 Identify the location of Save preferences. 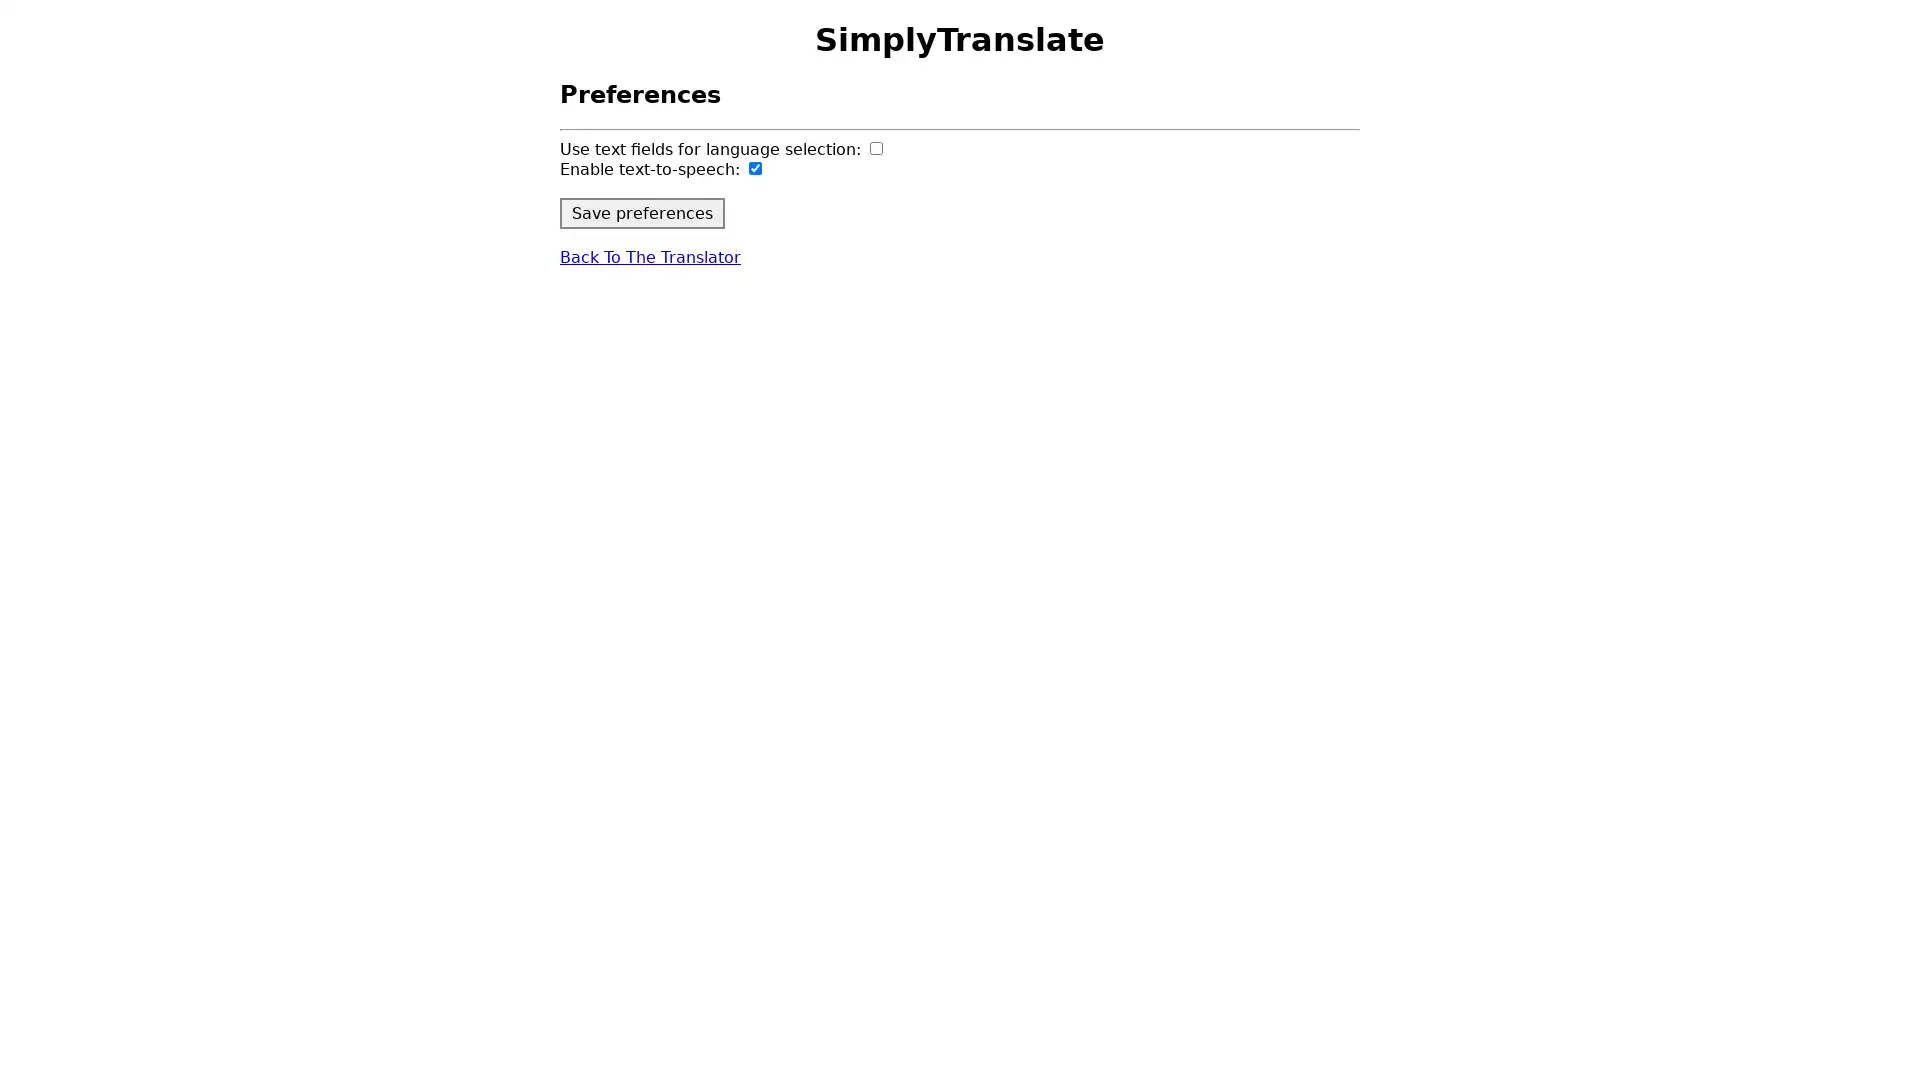
(642, 212).